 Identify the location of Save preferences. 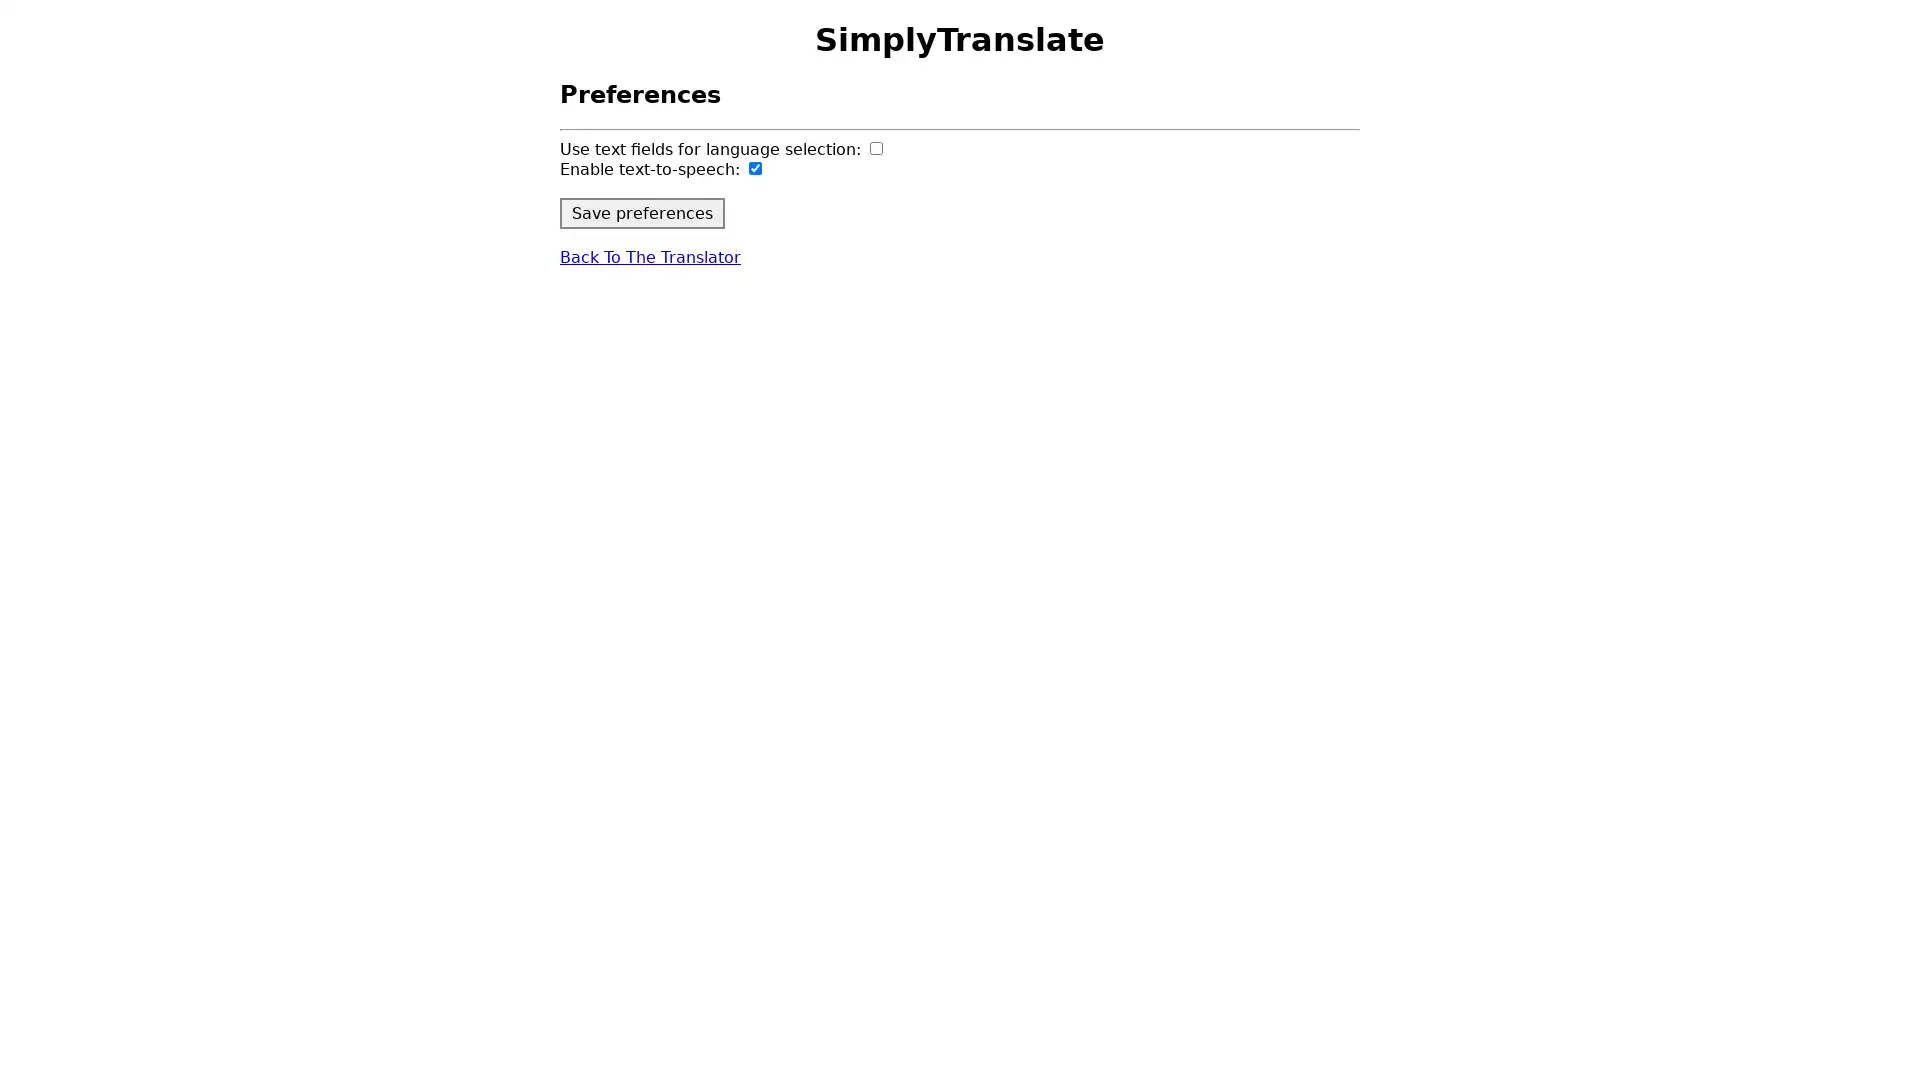
(642, 212).